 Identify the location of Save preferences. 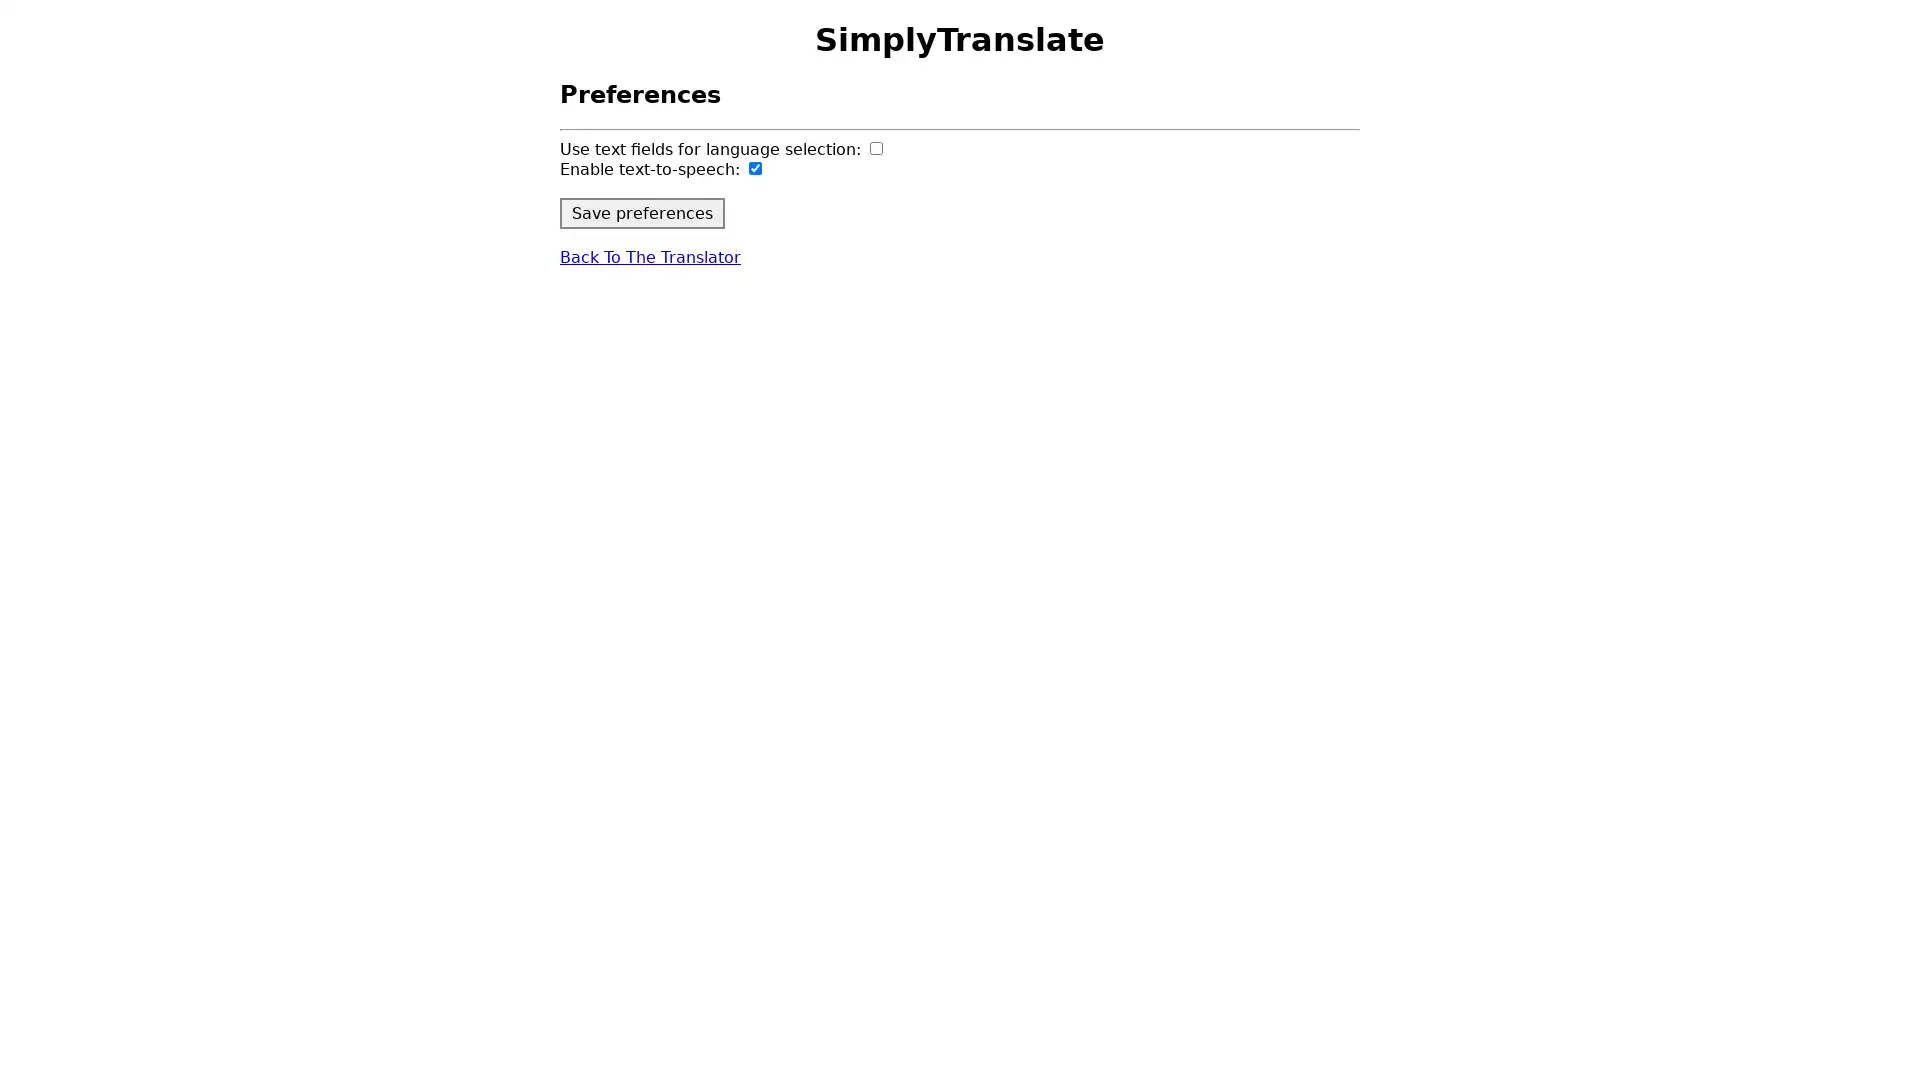
(642, 212).